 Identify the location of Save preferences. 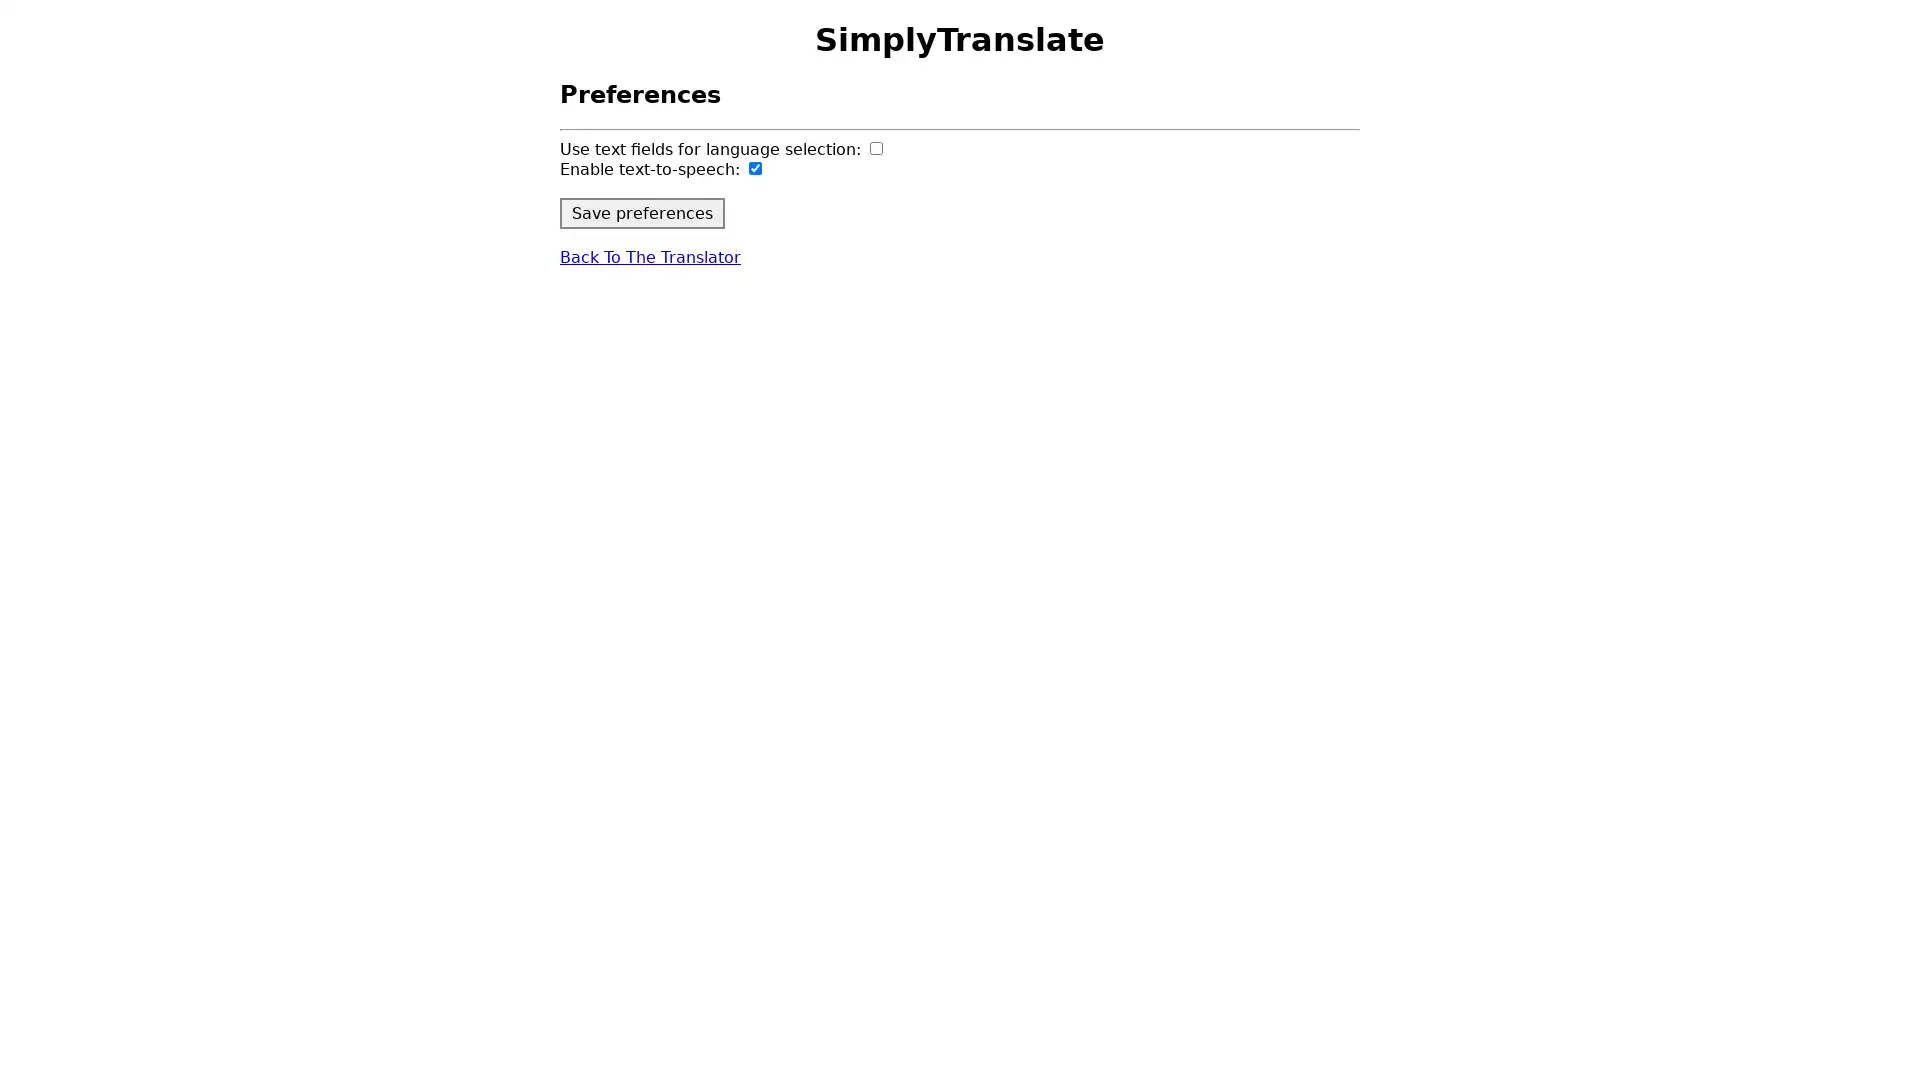
(642, 212).